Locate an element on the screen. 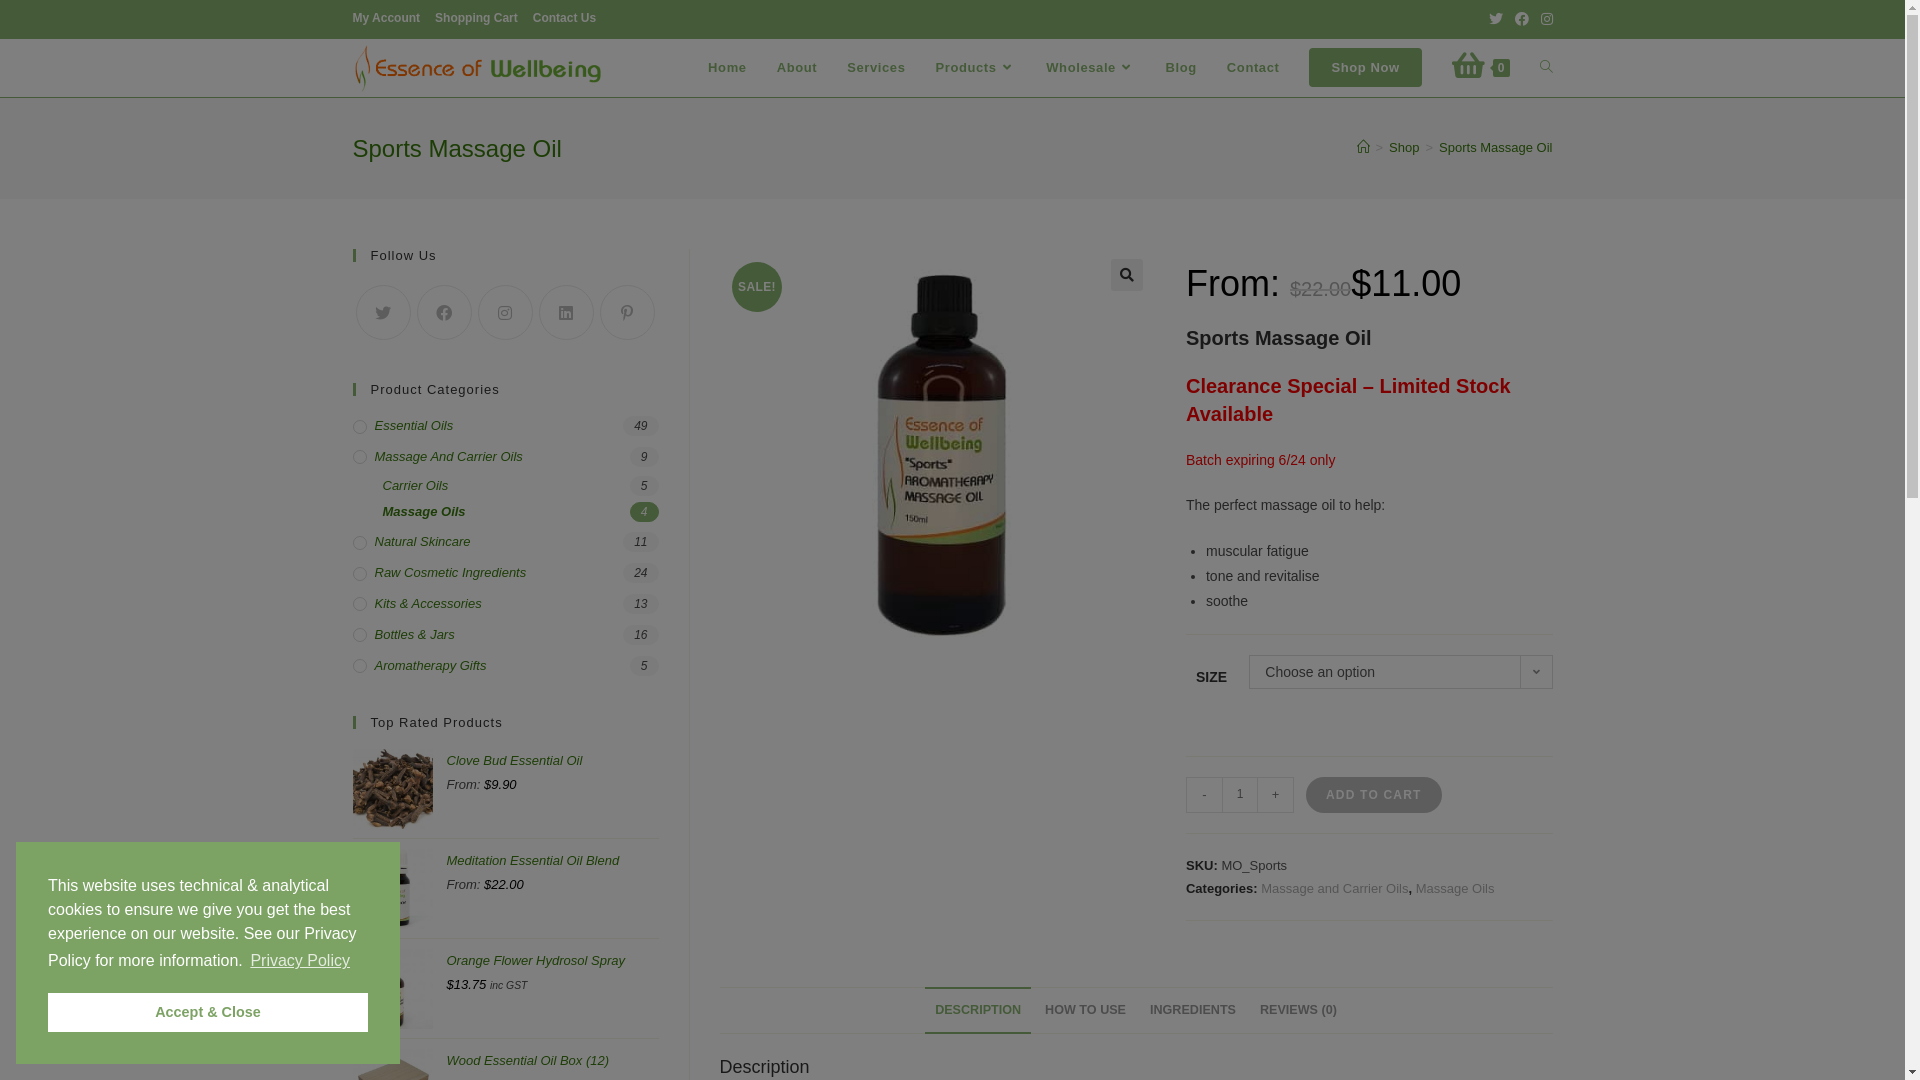 The image size is (1920, 1080). '-' is located at coordinates (1203, 793).